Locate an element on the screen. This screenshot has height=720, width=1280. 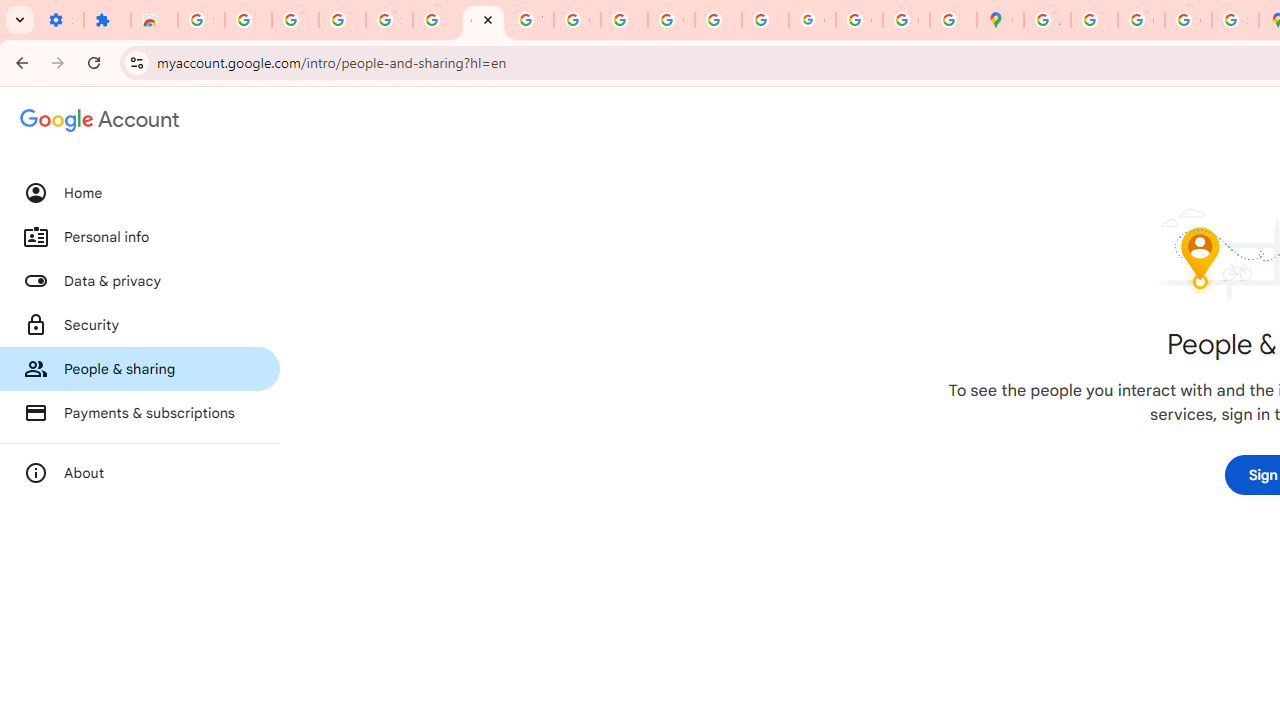
'Security' is located at coordinates (139, 324).